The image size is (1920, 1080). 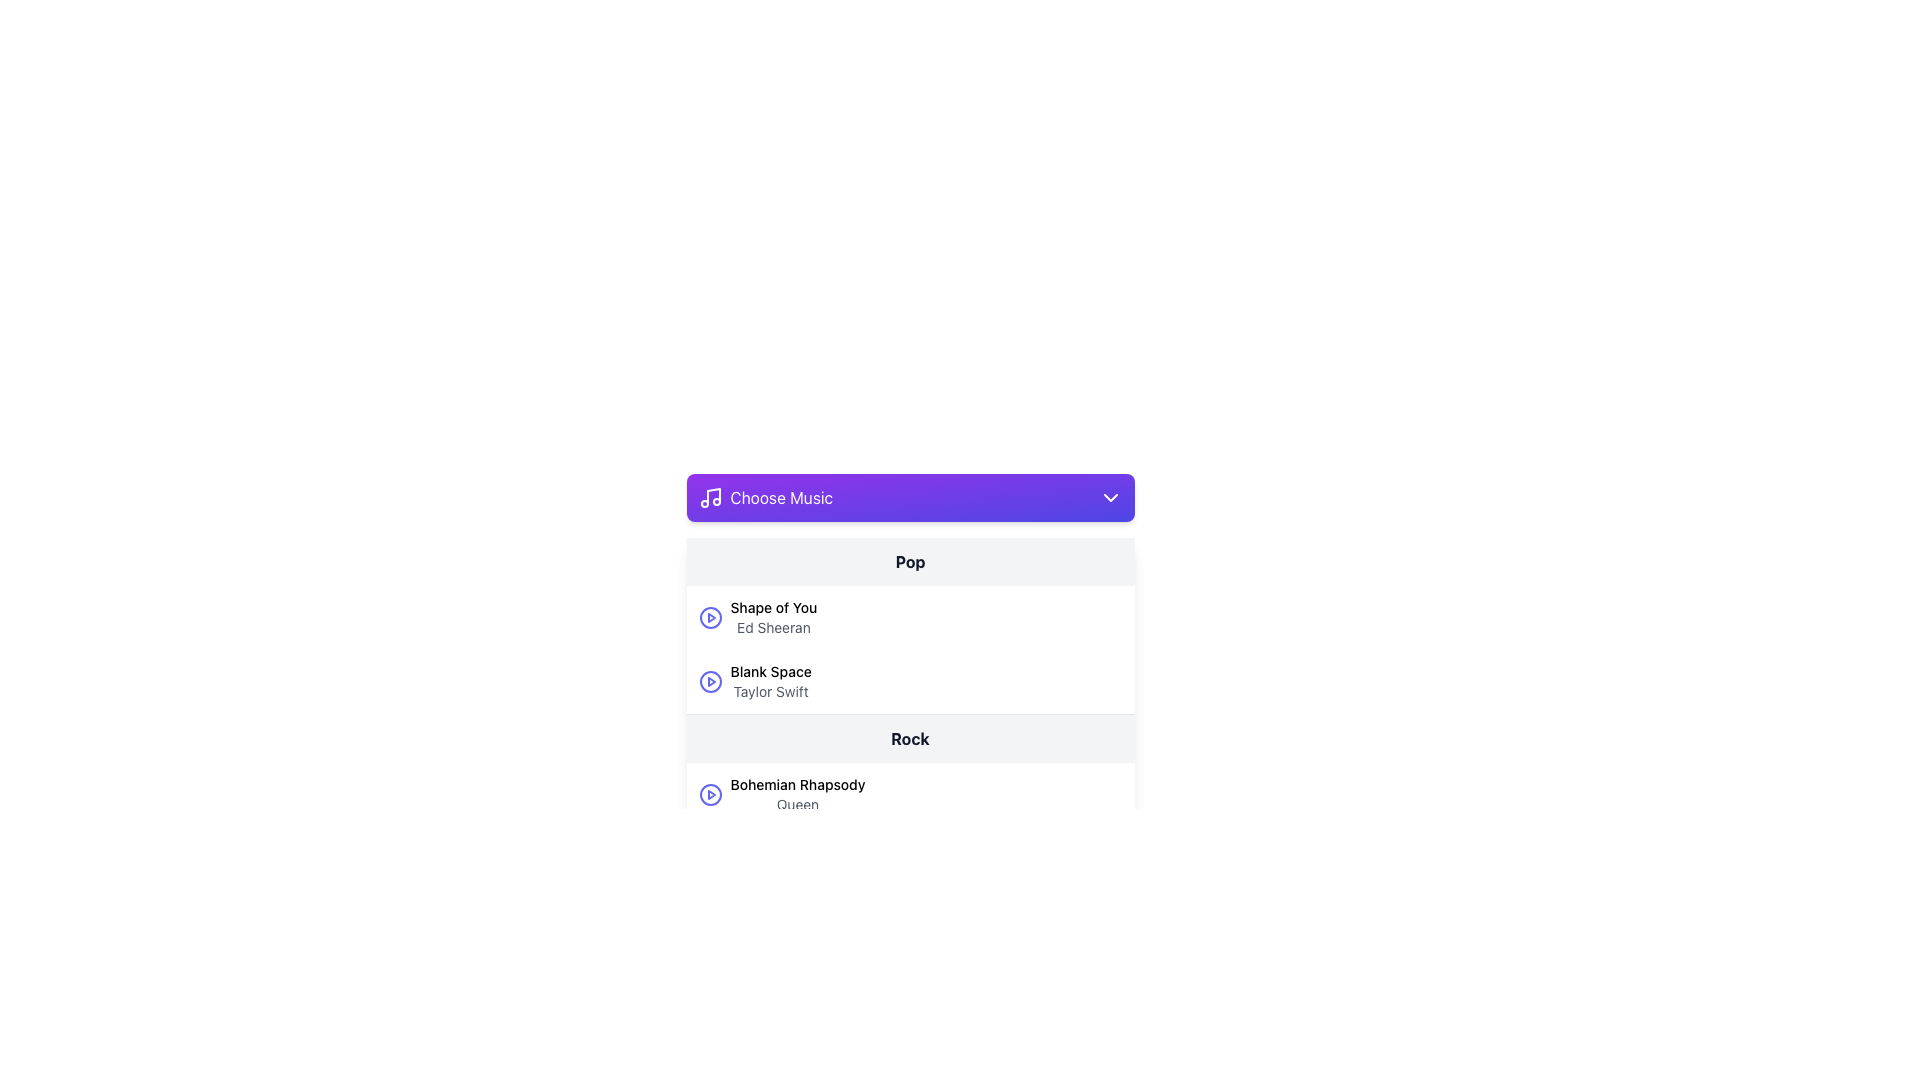 I want to click on the 'Blank Space' text label by Taylor Swift, which is located in the second row under the 'Pop' section of the song list, so click(x=770, y=681).